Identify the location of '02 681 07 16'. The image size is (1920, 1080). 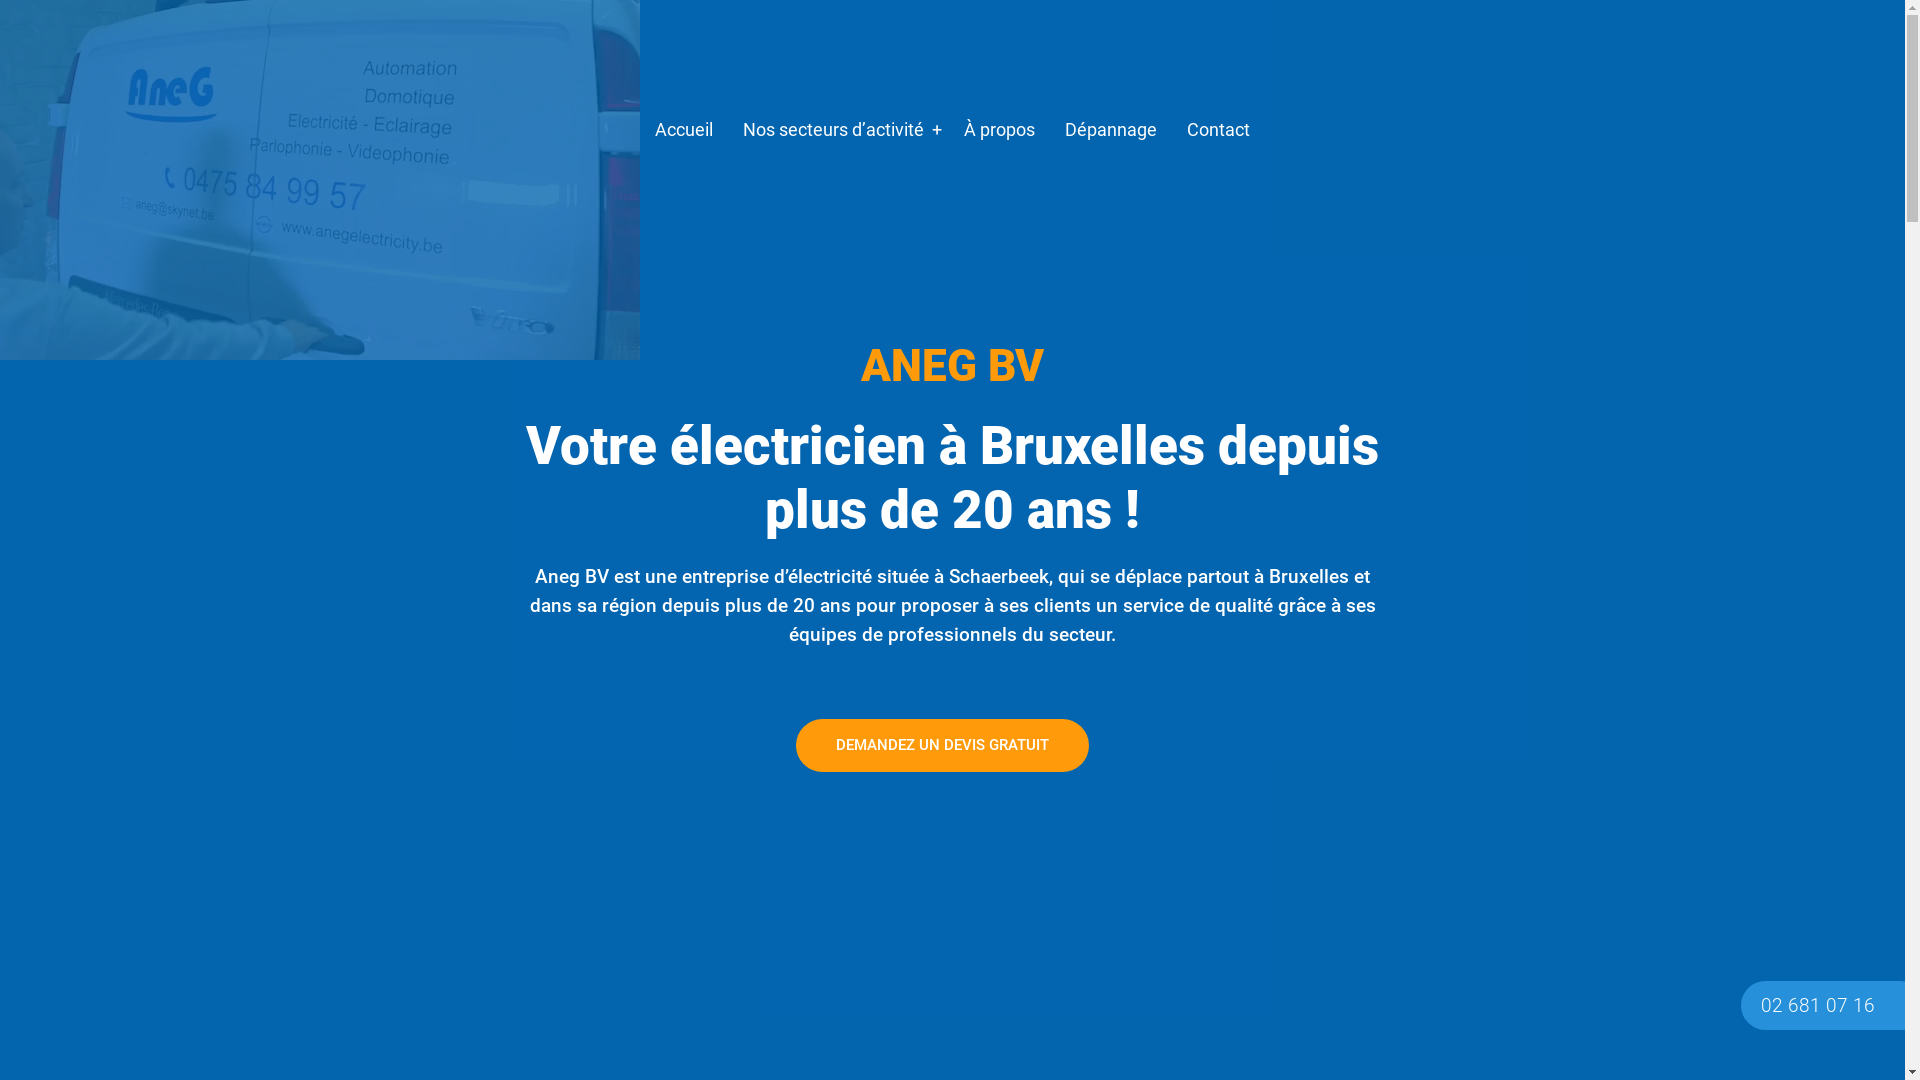
(1818, 1005).